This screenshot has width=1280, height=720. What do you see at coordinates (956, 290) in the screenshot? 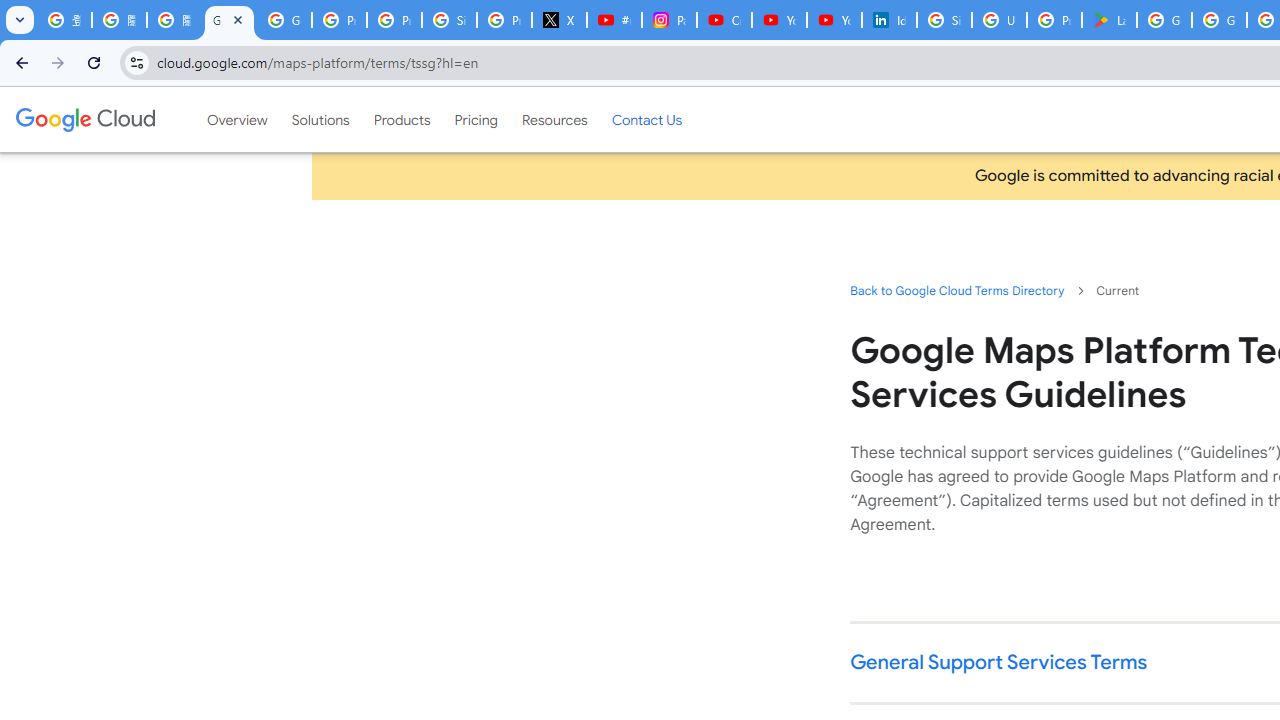
I see `'Back to Google Cloud Terms Directory'` at bounding box center [956, 290].